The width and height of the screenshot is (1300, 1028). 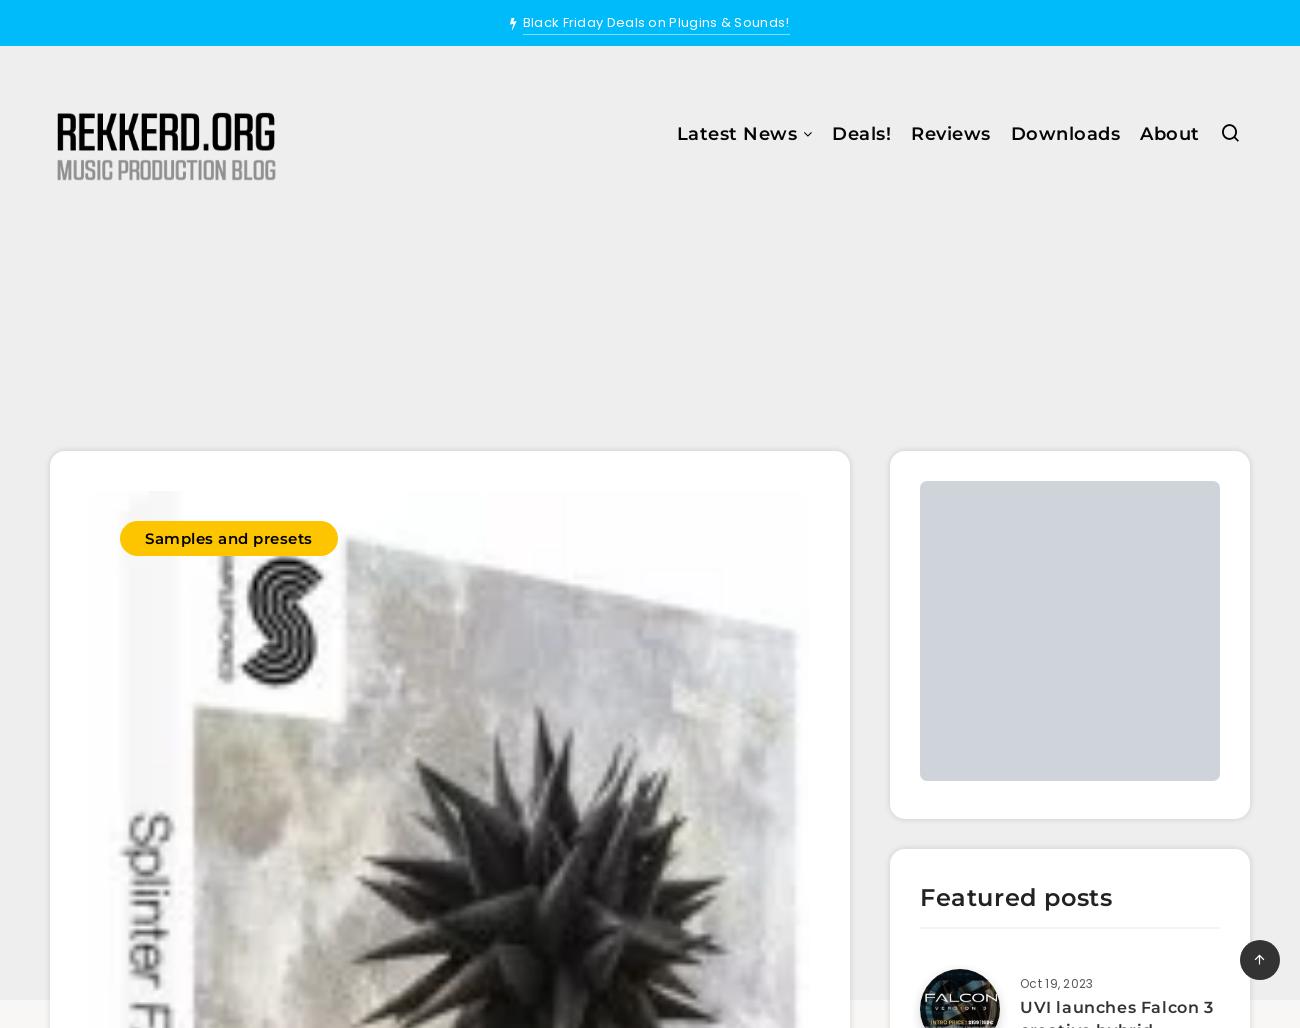 What do you see at coordinates (670, 352) in the screenshot?
I see `'Sales and Promotions'` at bounding box center [670, 352].